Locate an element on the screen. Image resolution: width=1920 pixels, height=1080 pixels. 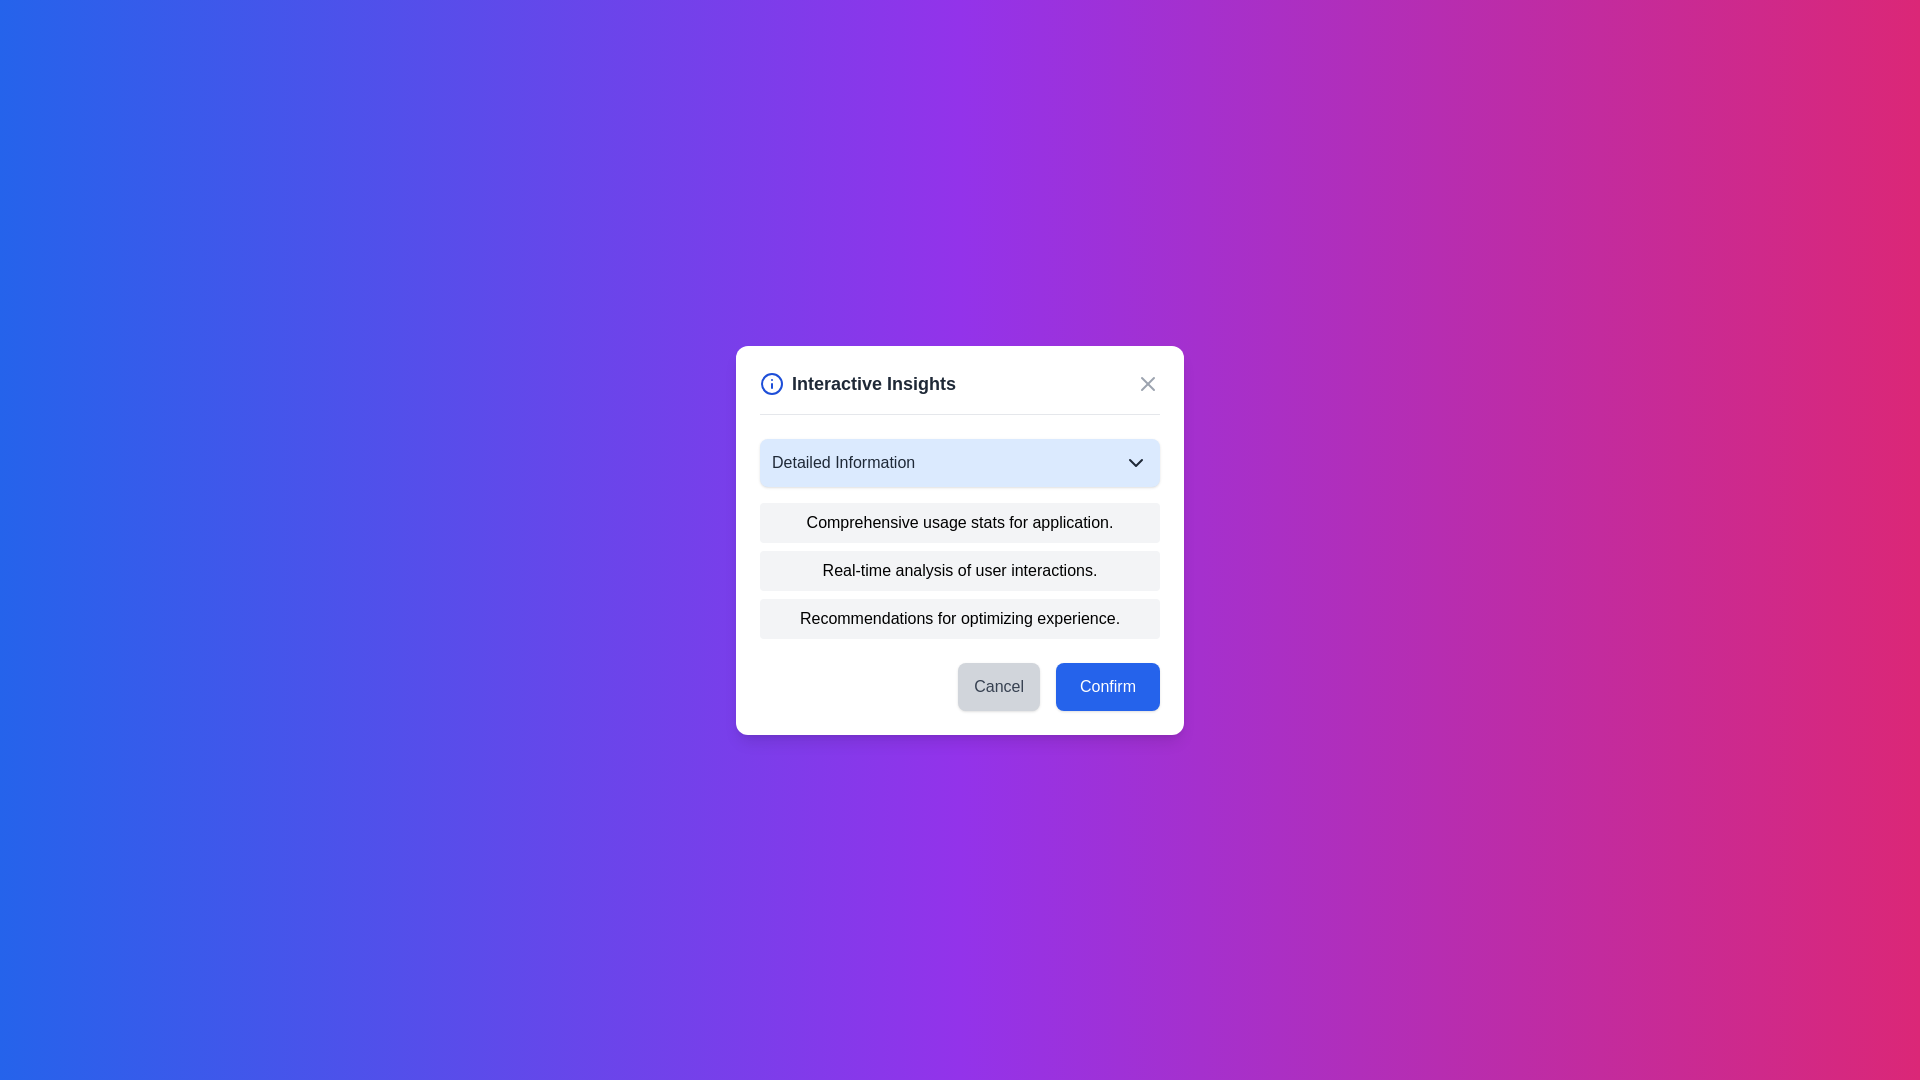
the text label that serves as the title of the modal, located at the top part of the centered modal dialog, to the right of the icon is located at coordinates (873, 383).